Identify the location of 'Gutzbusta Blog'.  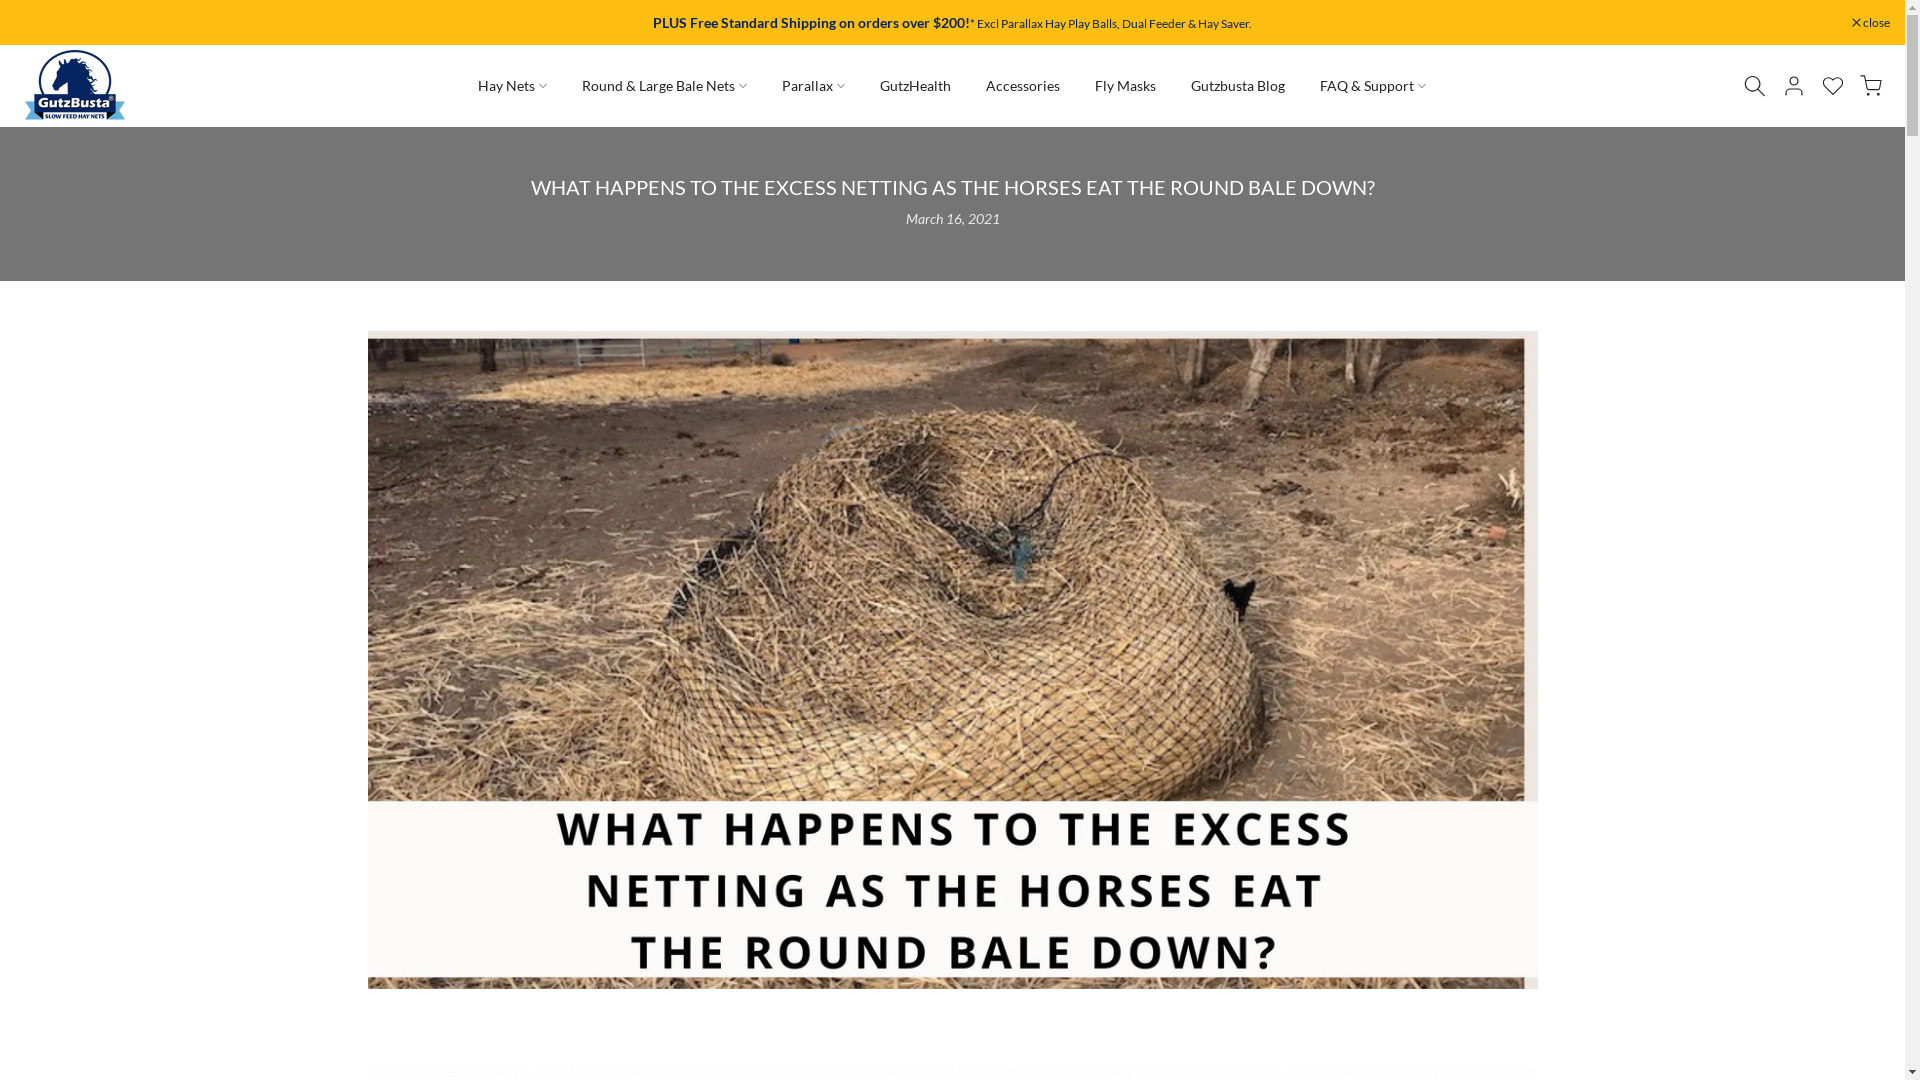
(1237, 84).